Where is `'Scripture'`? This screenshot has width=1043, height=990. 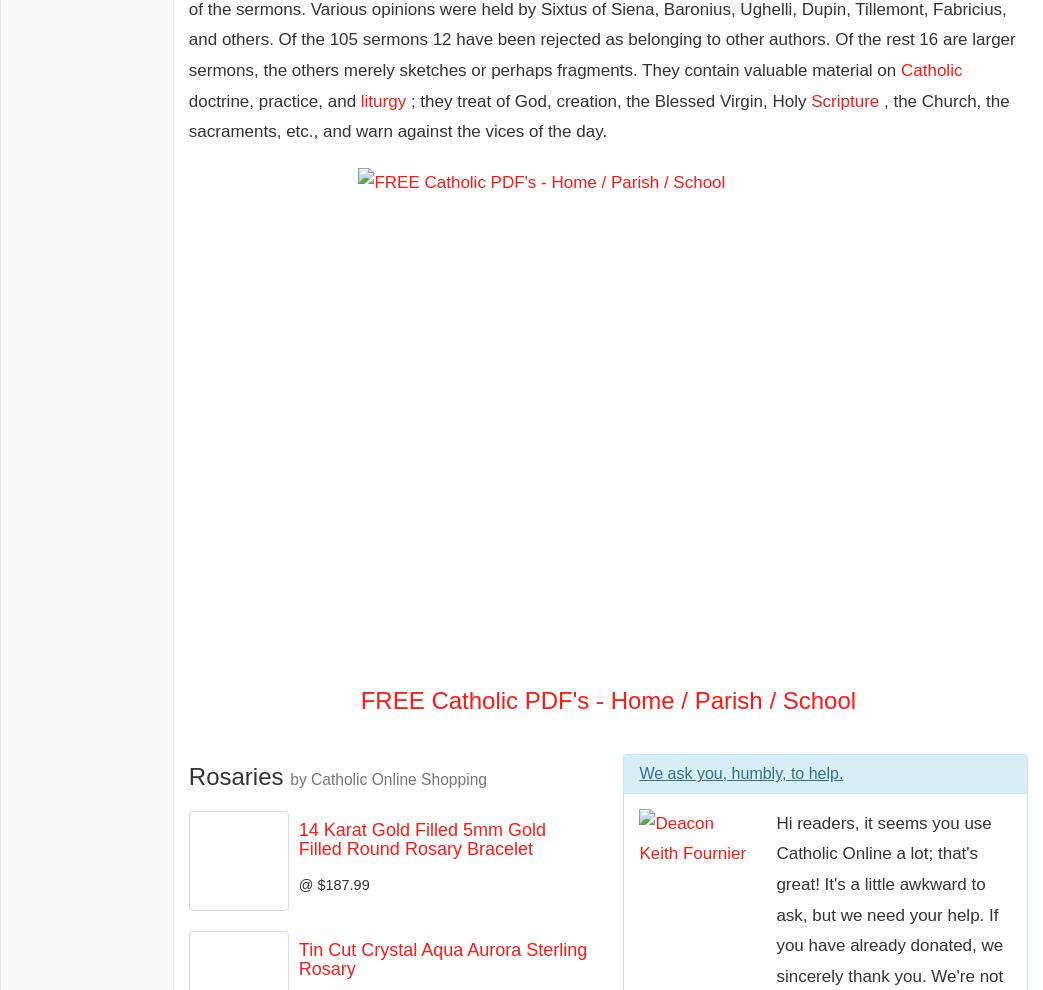 'Scripture' is located at coordinates (845, 99).